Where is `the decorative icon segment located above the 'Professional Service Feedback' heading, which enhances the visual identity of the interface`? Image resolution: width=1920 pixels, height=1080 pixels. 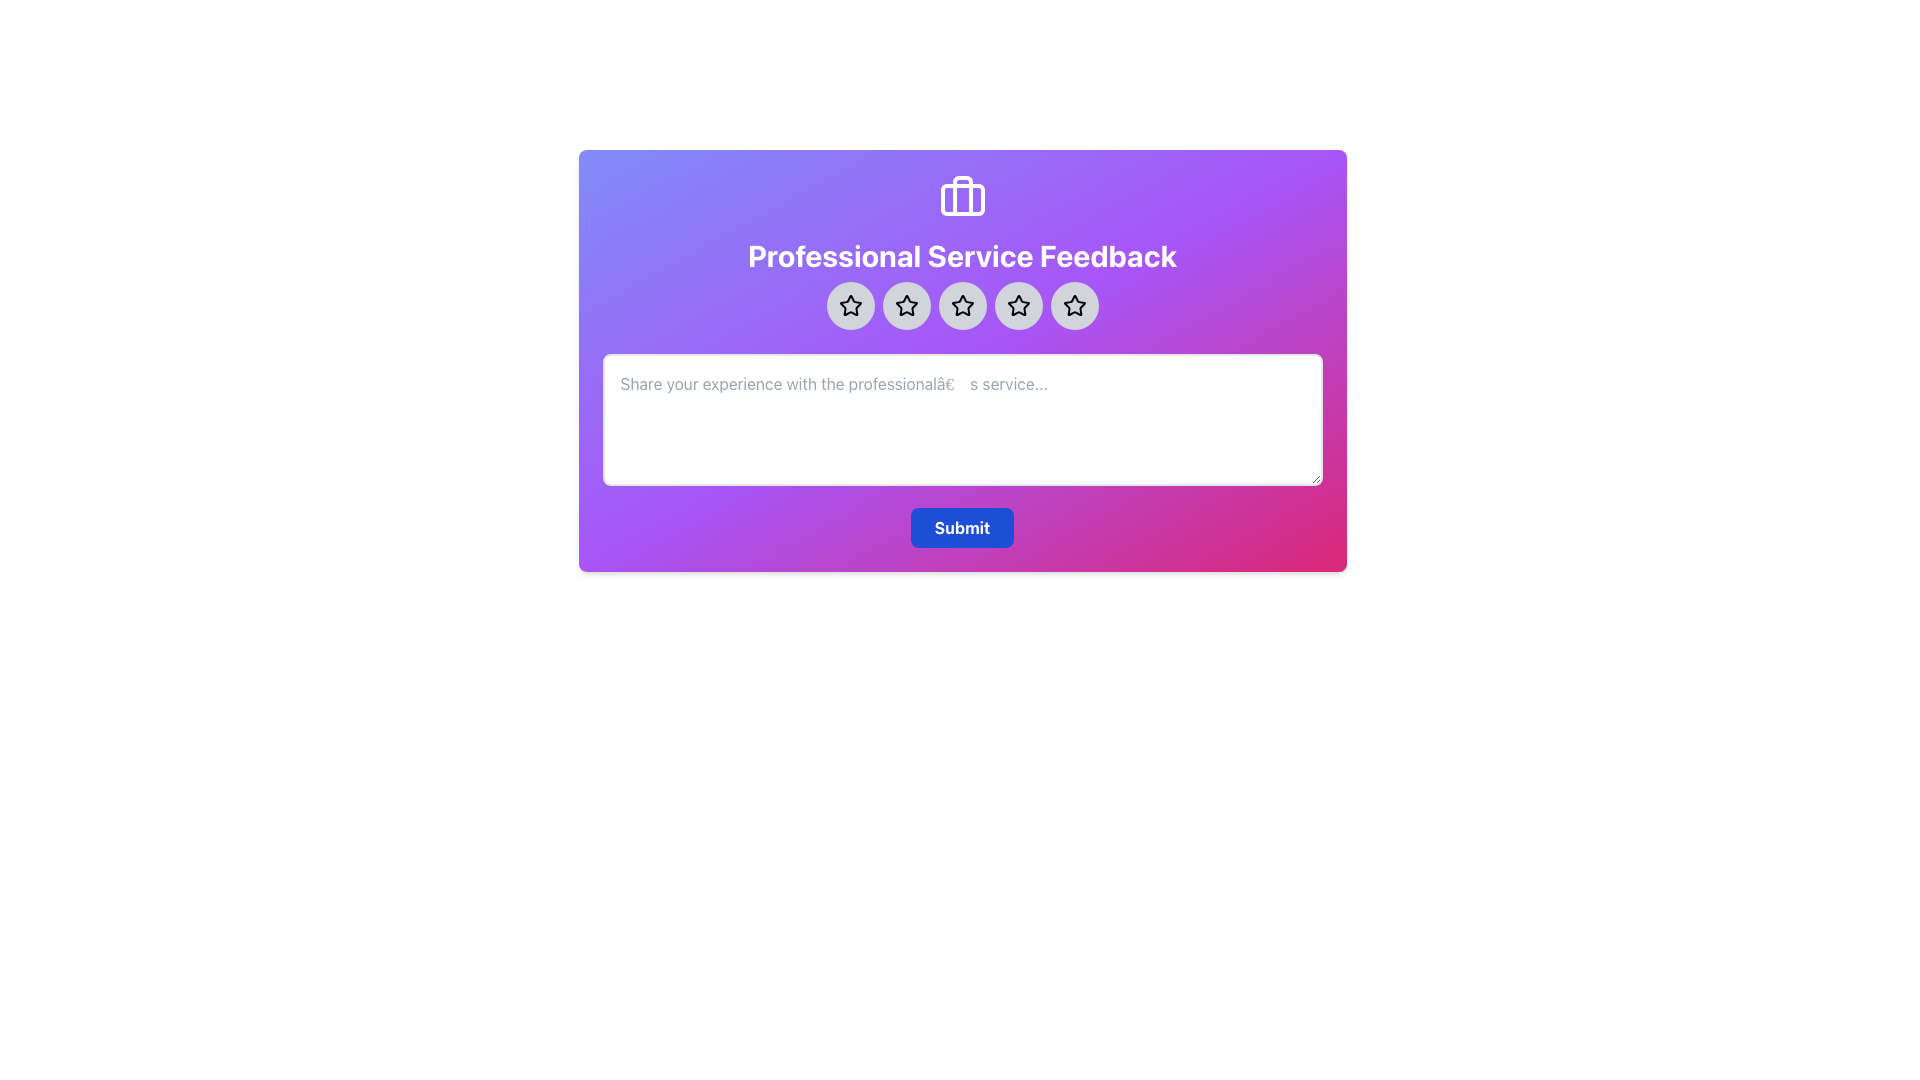
the decorative icon segment located above the 'Professional Service Feedback' heading, which enhances the visual identity of the interface is located at coordinates (962, 196).